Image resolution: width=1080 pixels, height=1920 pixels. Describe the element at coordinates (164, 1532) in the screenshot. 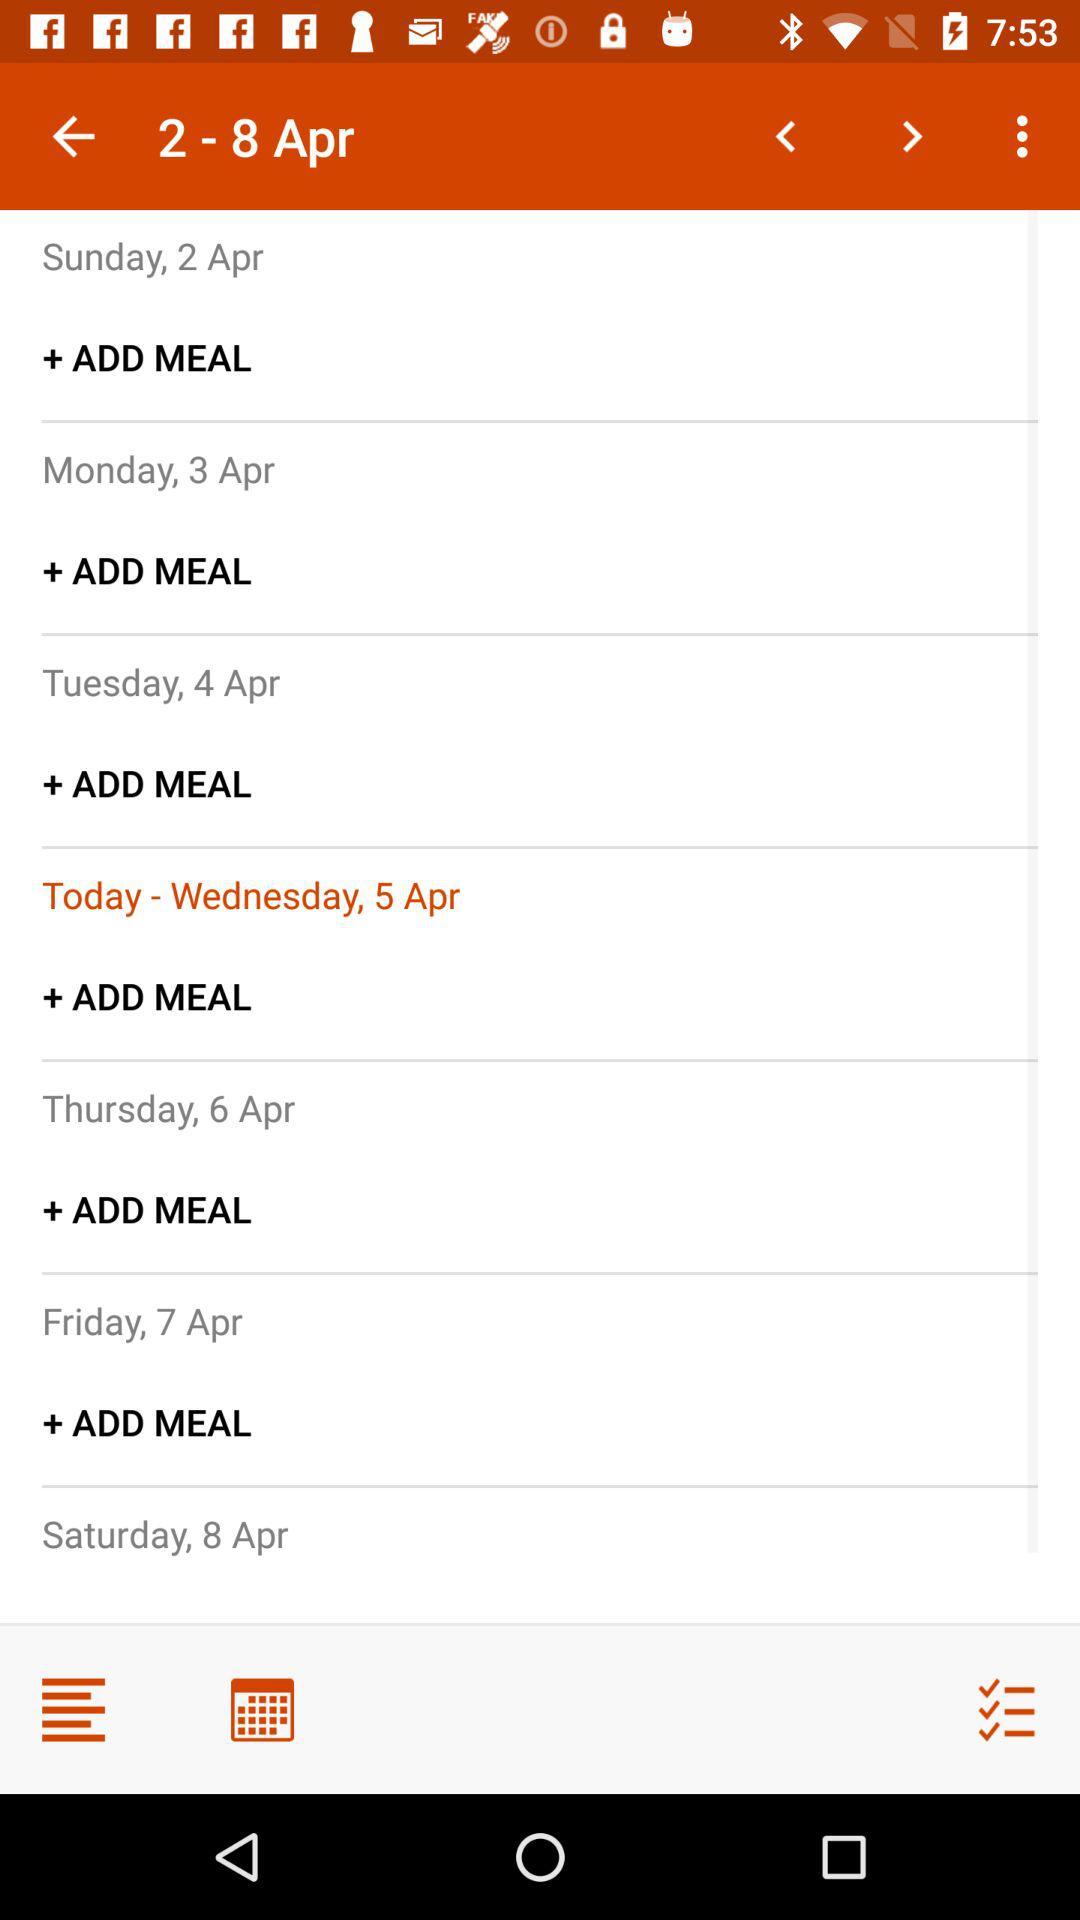

I see `icon below + add meal` at that location.